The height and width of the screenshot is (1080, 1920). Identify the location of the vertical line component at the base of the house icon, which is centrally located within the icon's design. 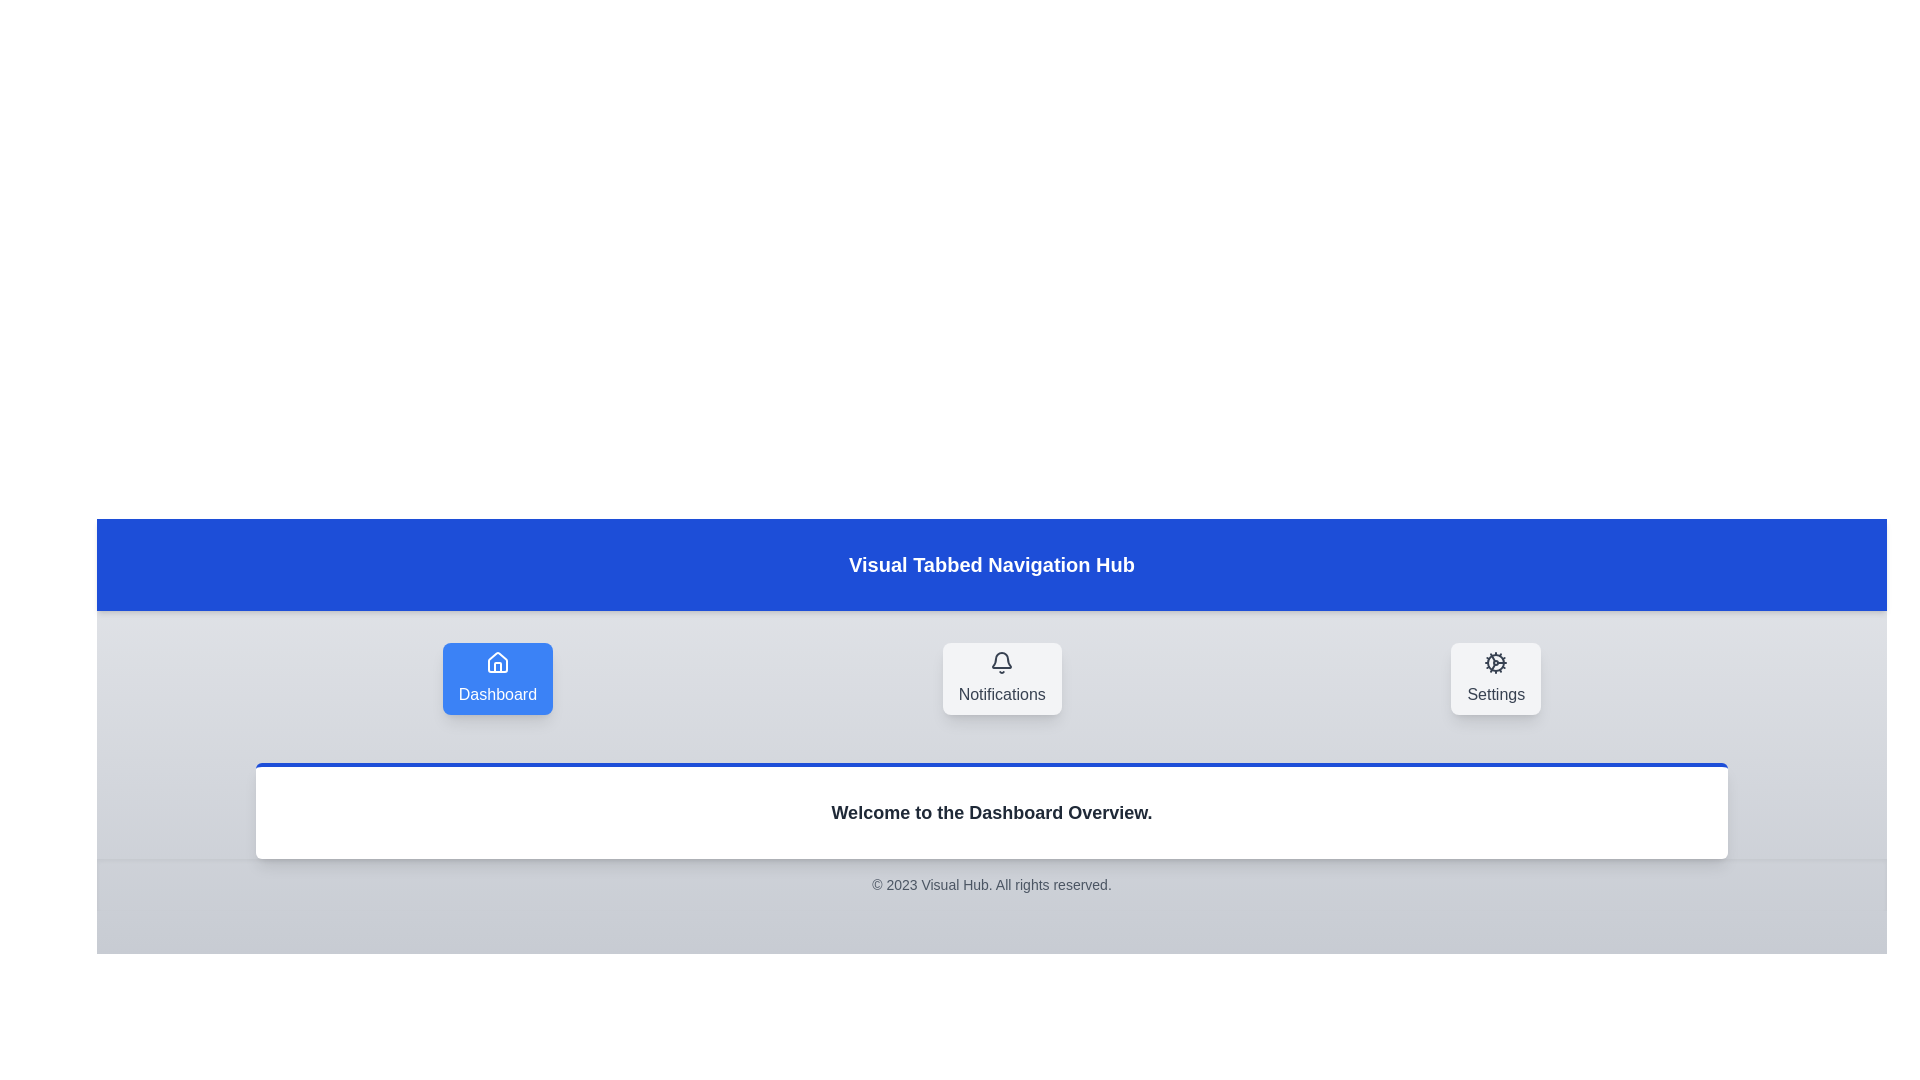
(497, 667).